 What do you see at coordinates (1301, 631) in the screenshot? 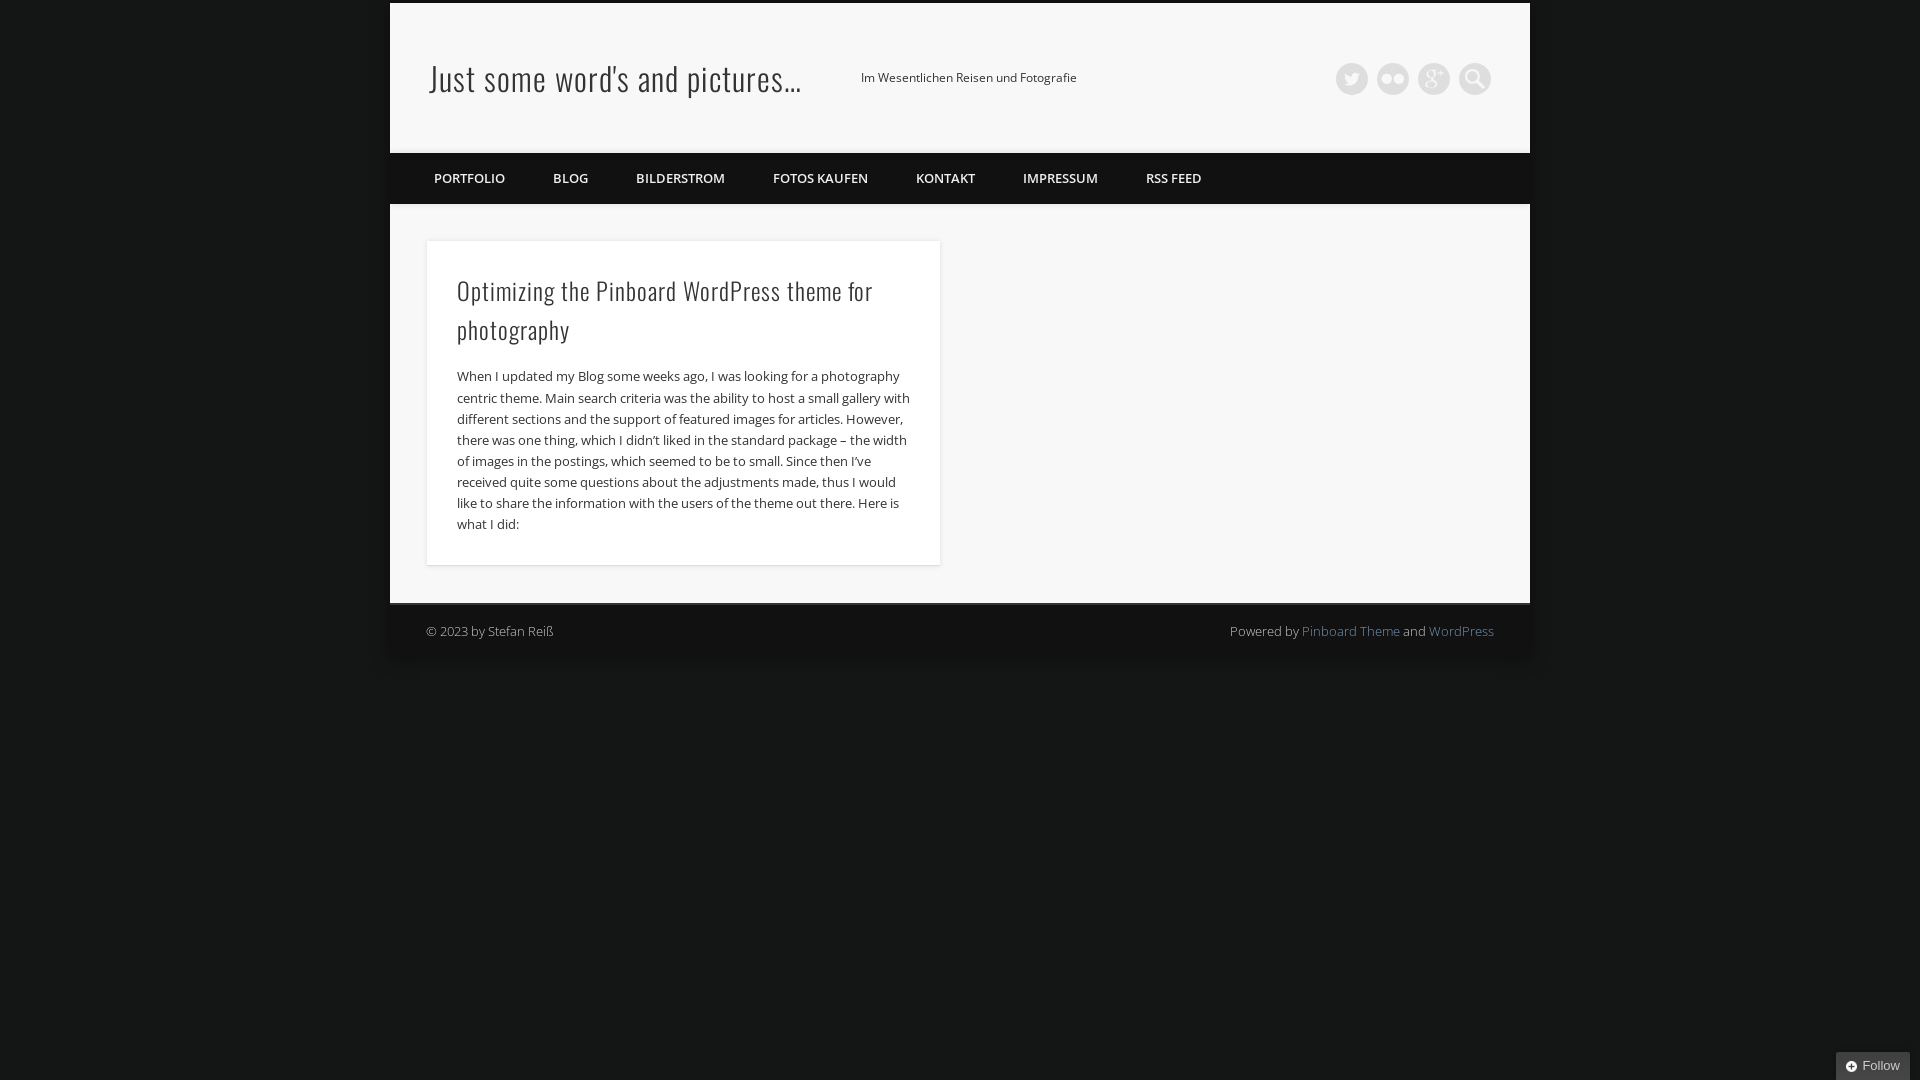
I see `'Pinboard Theme'` at bounding box center [1301, 631].